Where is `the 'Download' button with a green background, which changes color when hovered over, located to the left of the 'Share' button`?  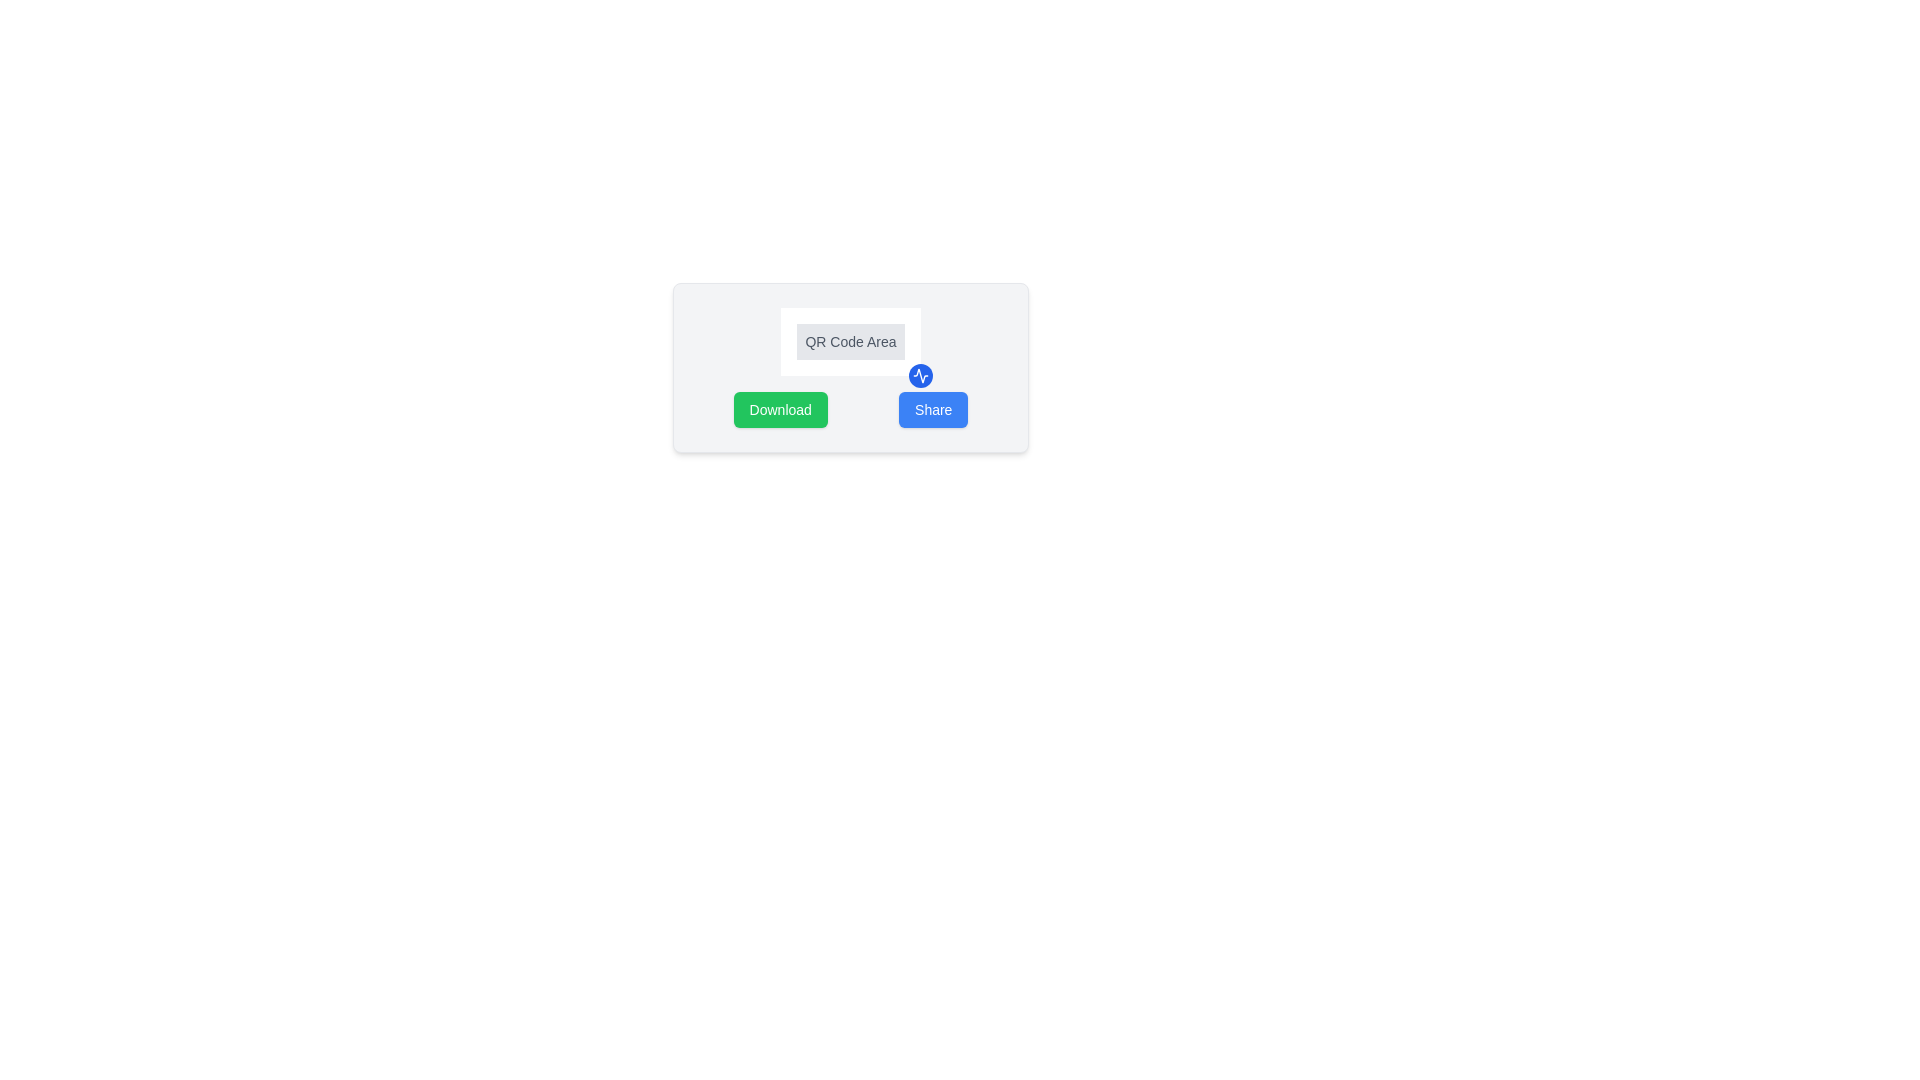
the 'Download' button with a green background, which changes color when hovered over, located to the left of the 'Share' button is located at coordinates (779, 408).